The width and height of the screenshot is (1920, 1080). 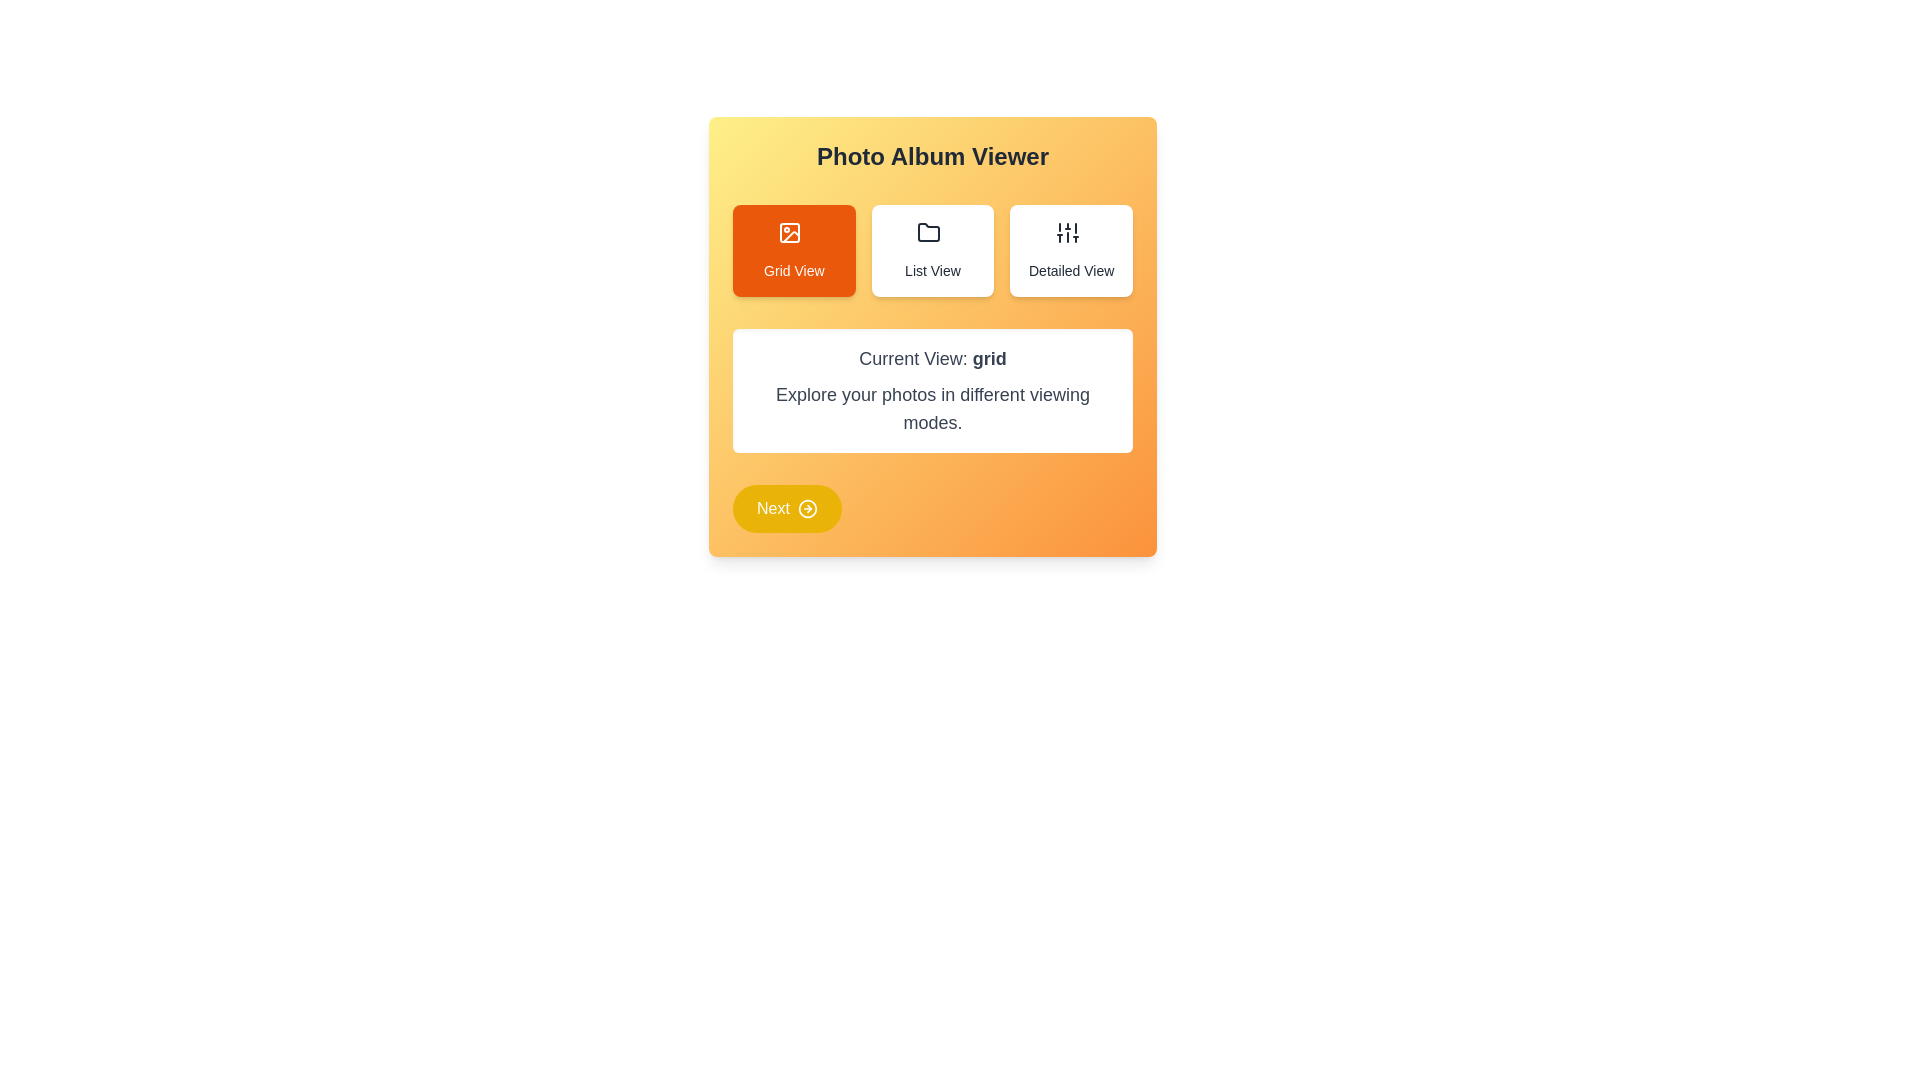 What do you see at coordinates (928, 231) in the screenshot?
I see `the 'List View' icon button, which is the second icon in a group of three icons in the photo album viewer interface` at bounding box center [928, 231].